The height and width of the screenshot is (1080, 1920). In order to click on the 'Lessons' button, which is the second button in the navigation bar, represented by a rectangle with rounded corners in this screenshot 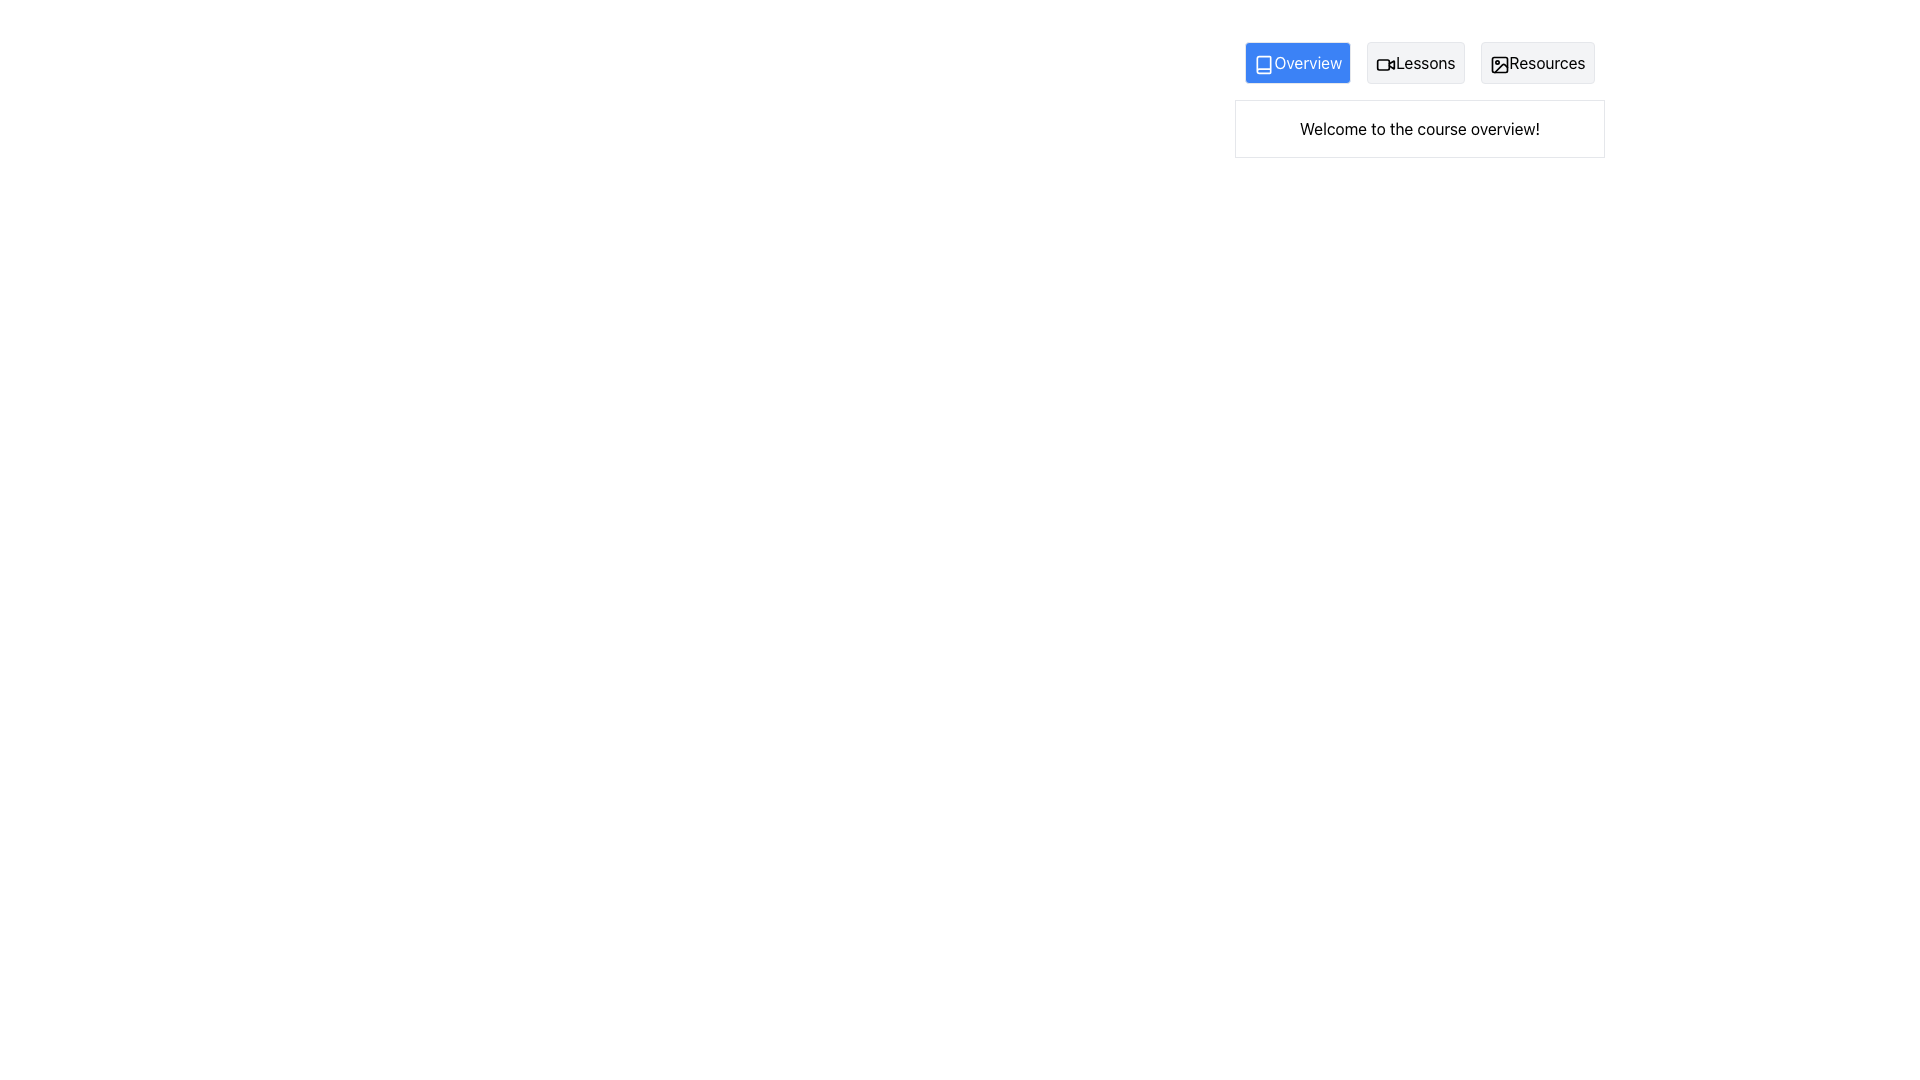, I will do `click(1382, 63)`.